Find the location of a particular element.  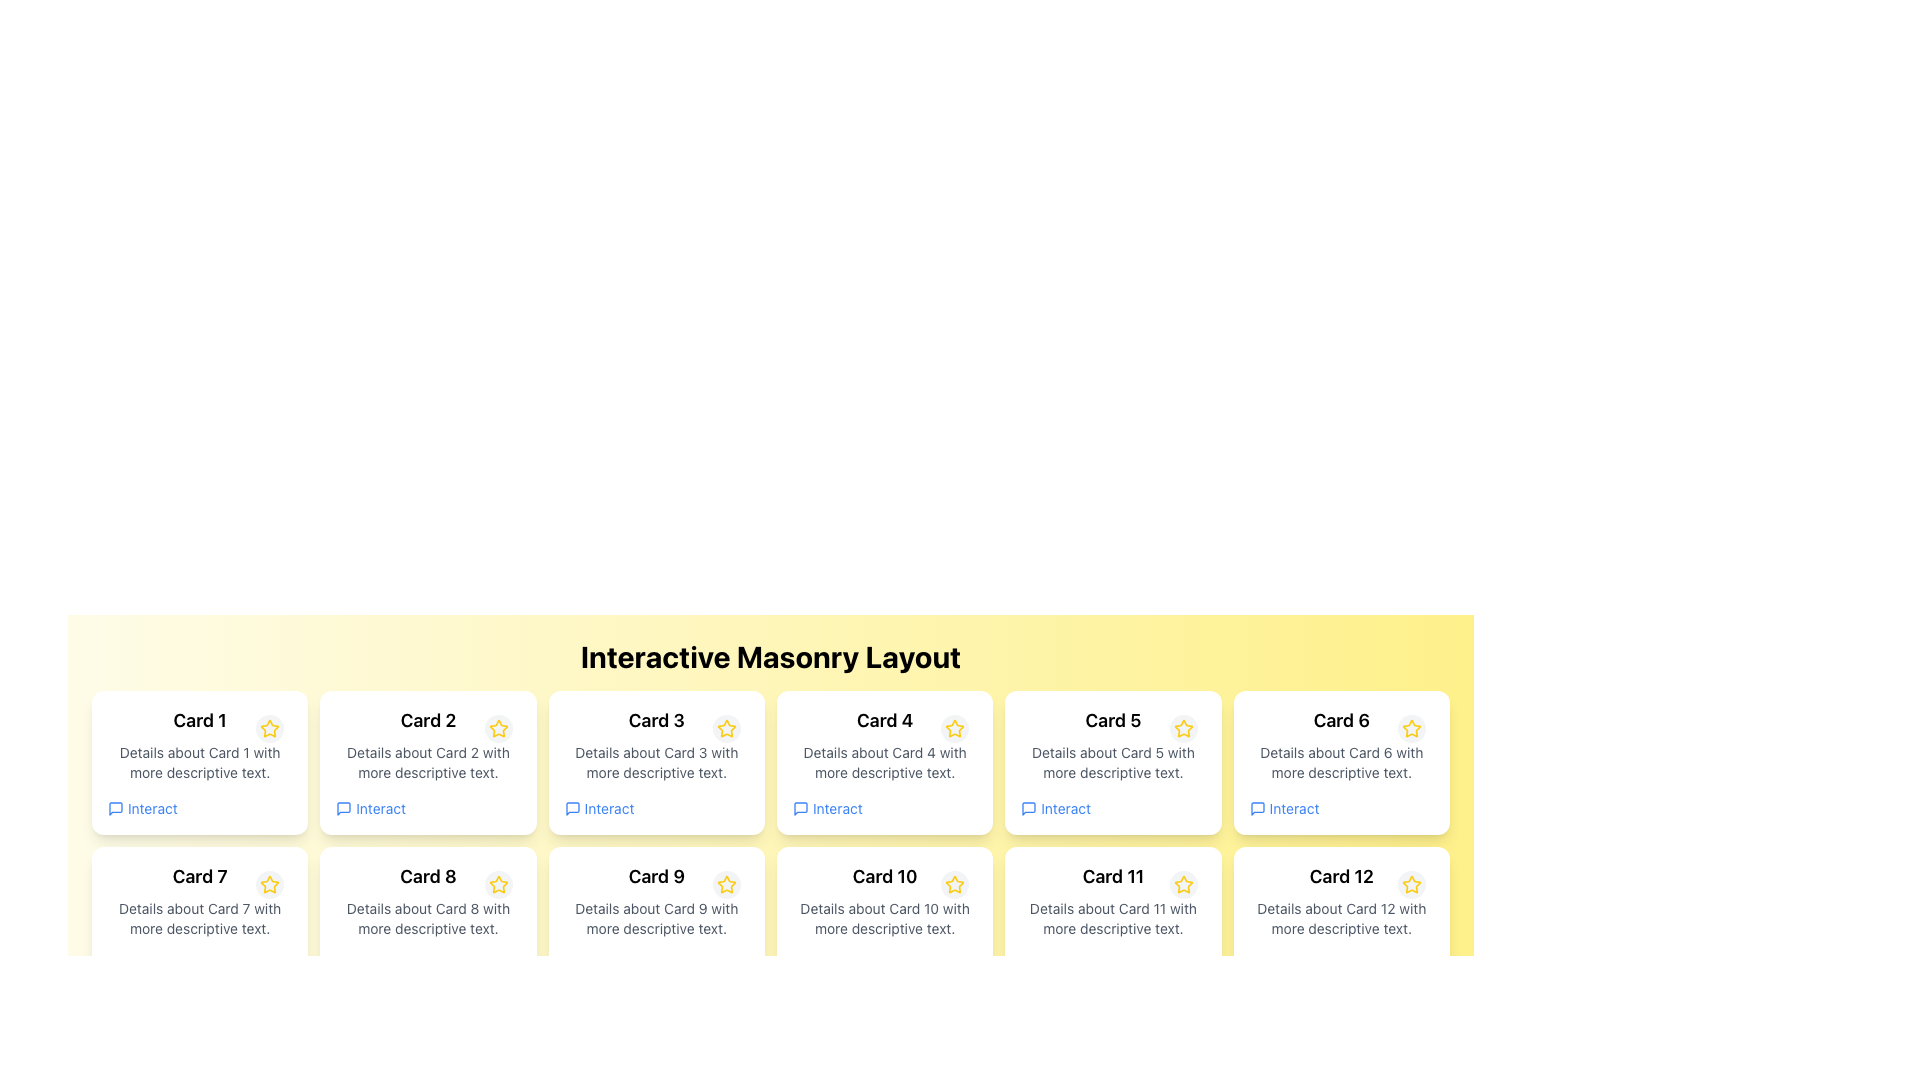

message bubble icon located in the third card of a 4x3 grid layout under 'Interact' is located at coordinates (571, 808).